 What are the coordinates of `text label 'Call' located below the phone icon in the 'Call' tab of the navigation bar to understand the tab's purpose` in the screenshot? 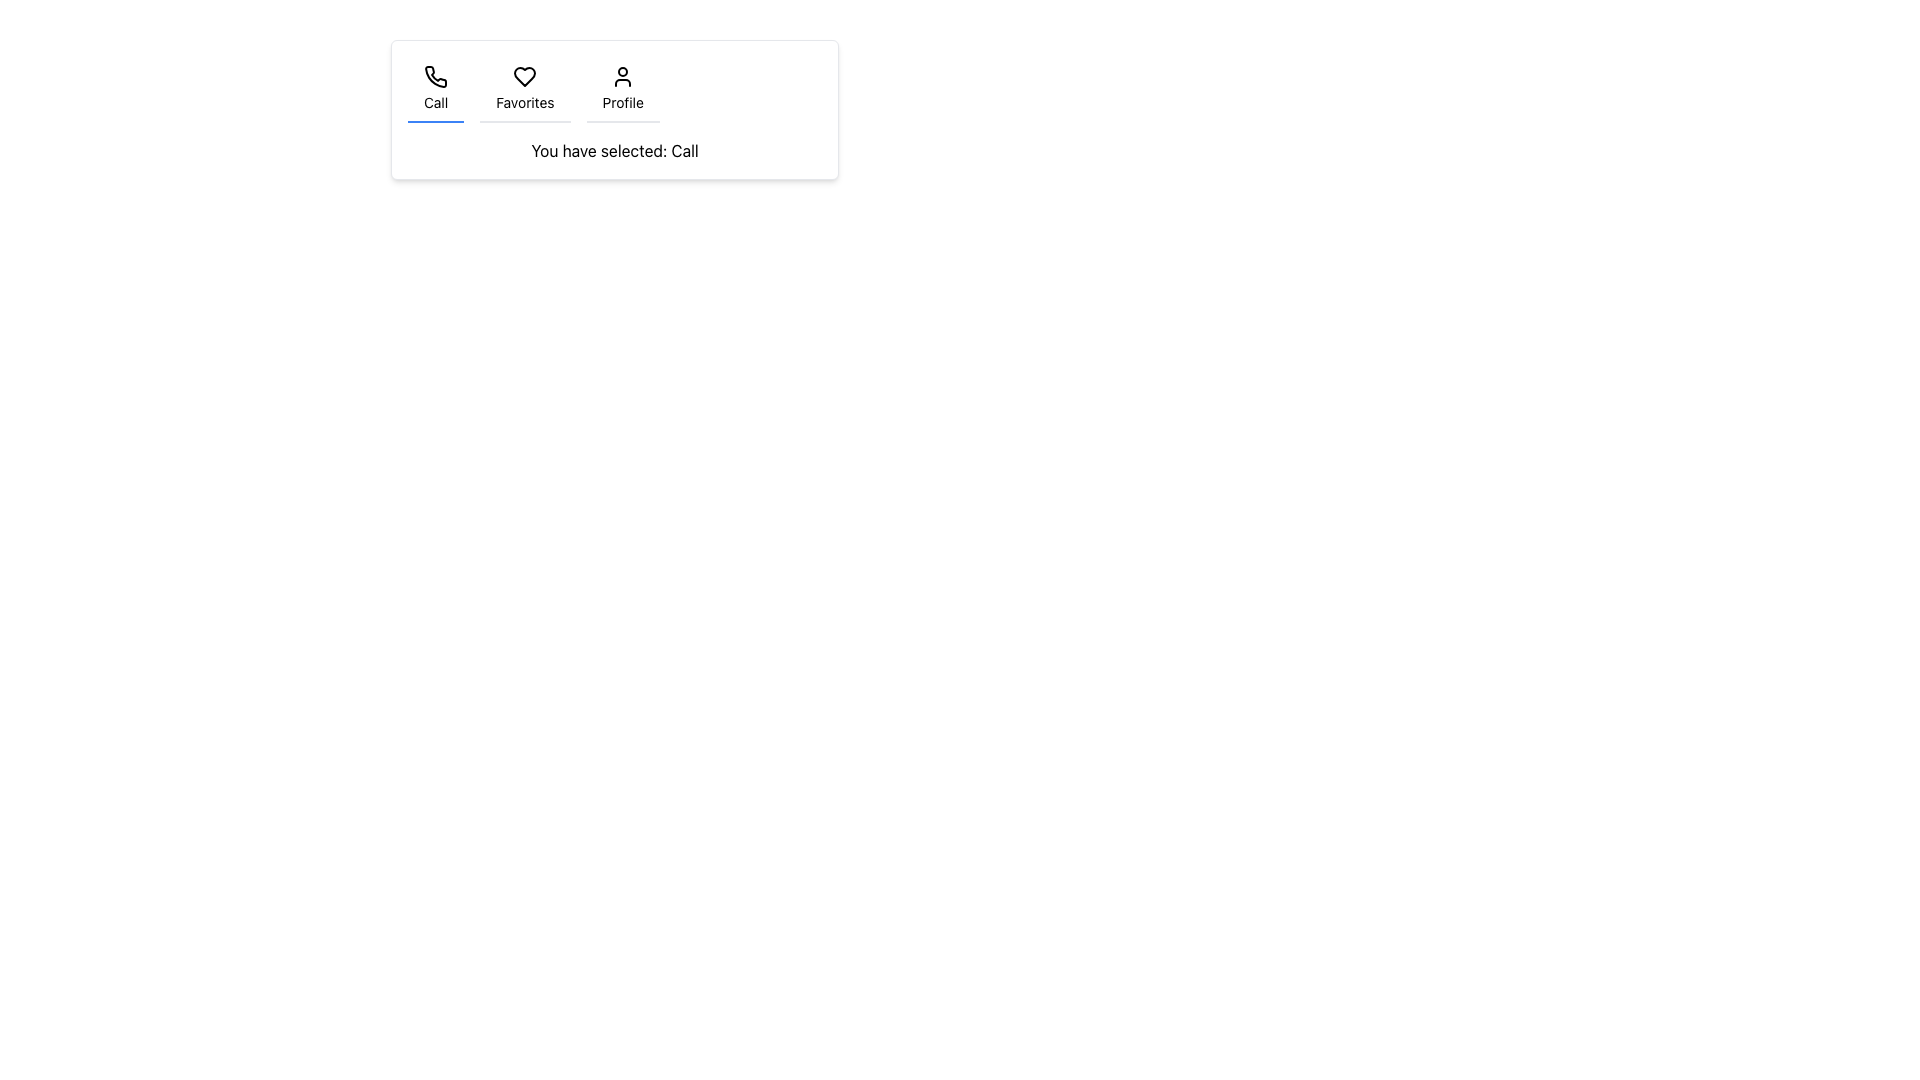 It's located at (435, 103).